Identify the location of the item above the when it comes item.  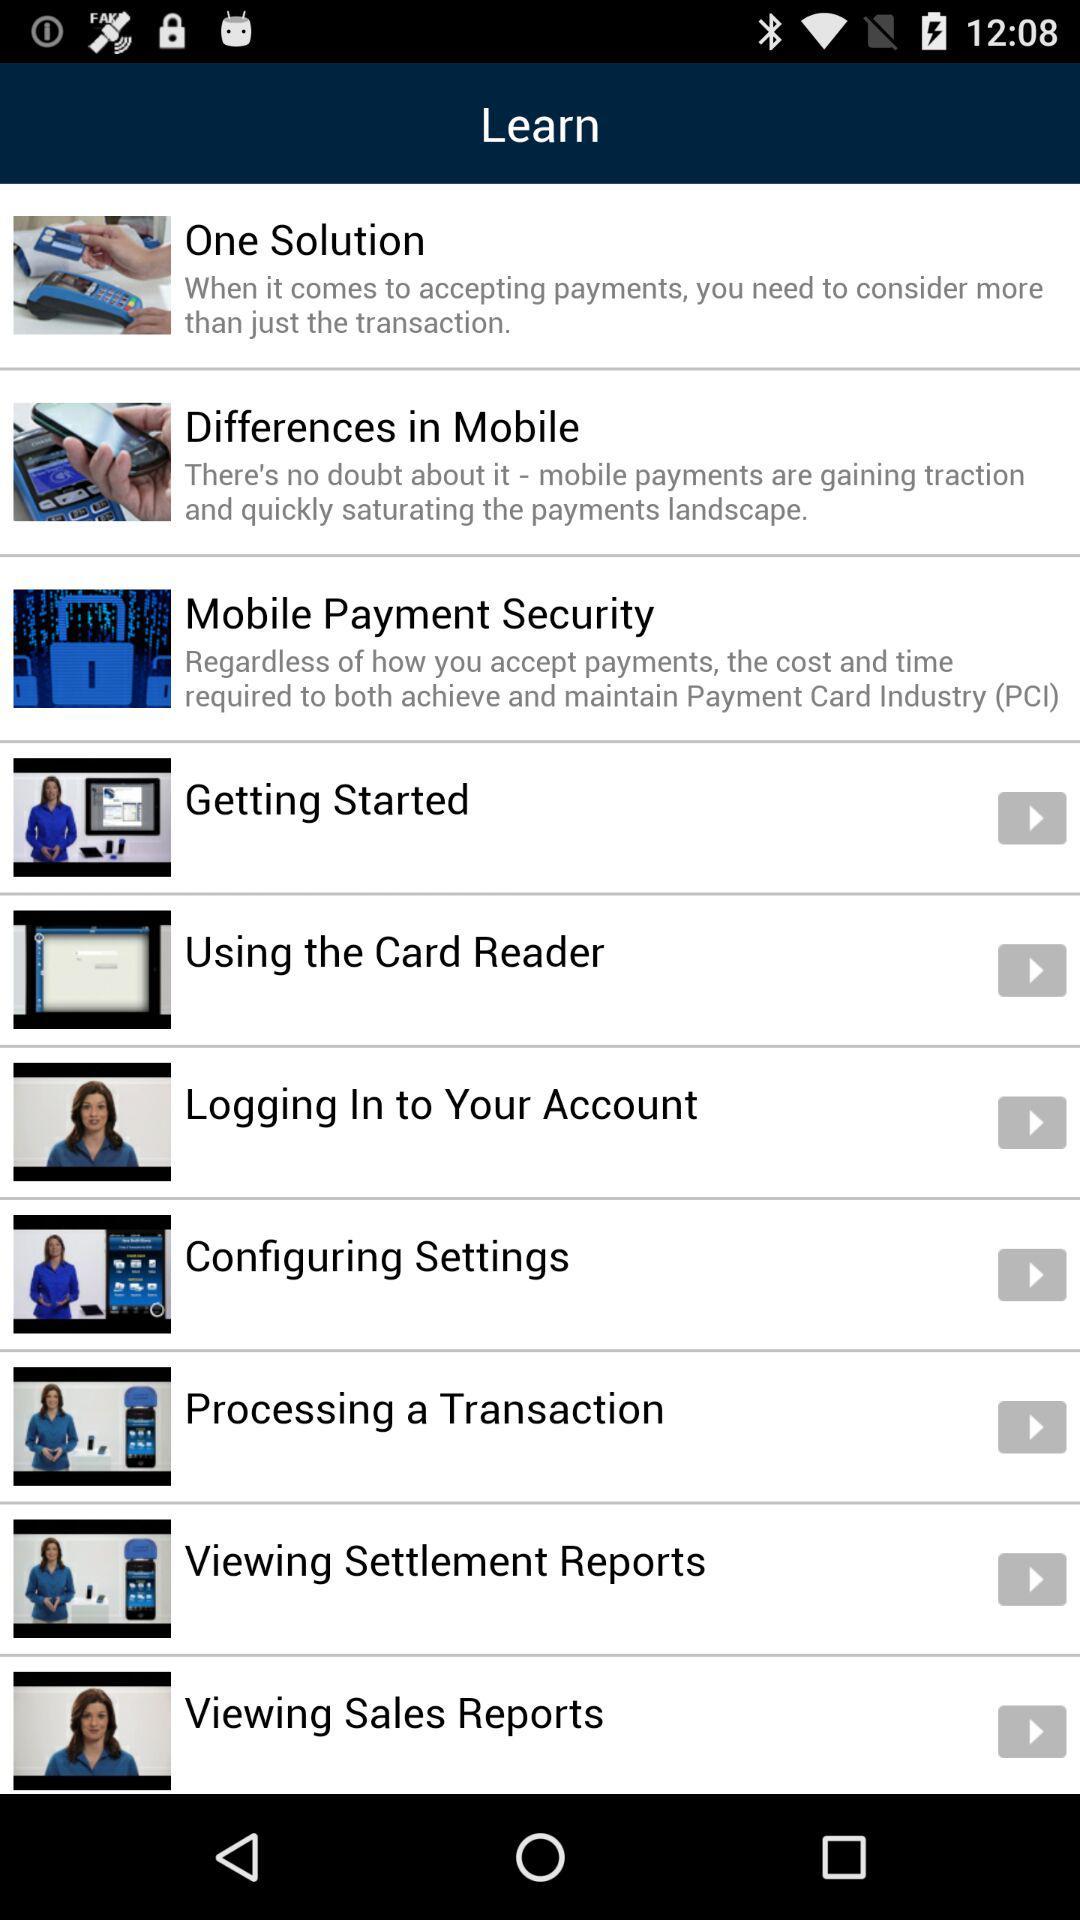
(305, 238).